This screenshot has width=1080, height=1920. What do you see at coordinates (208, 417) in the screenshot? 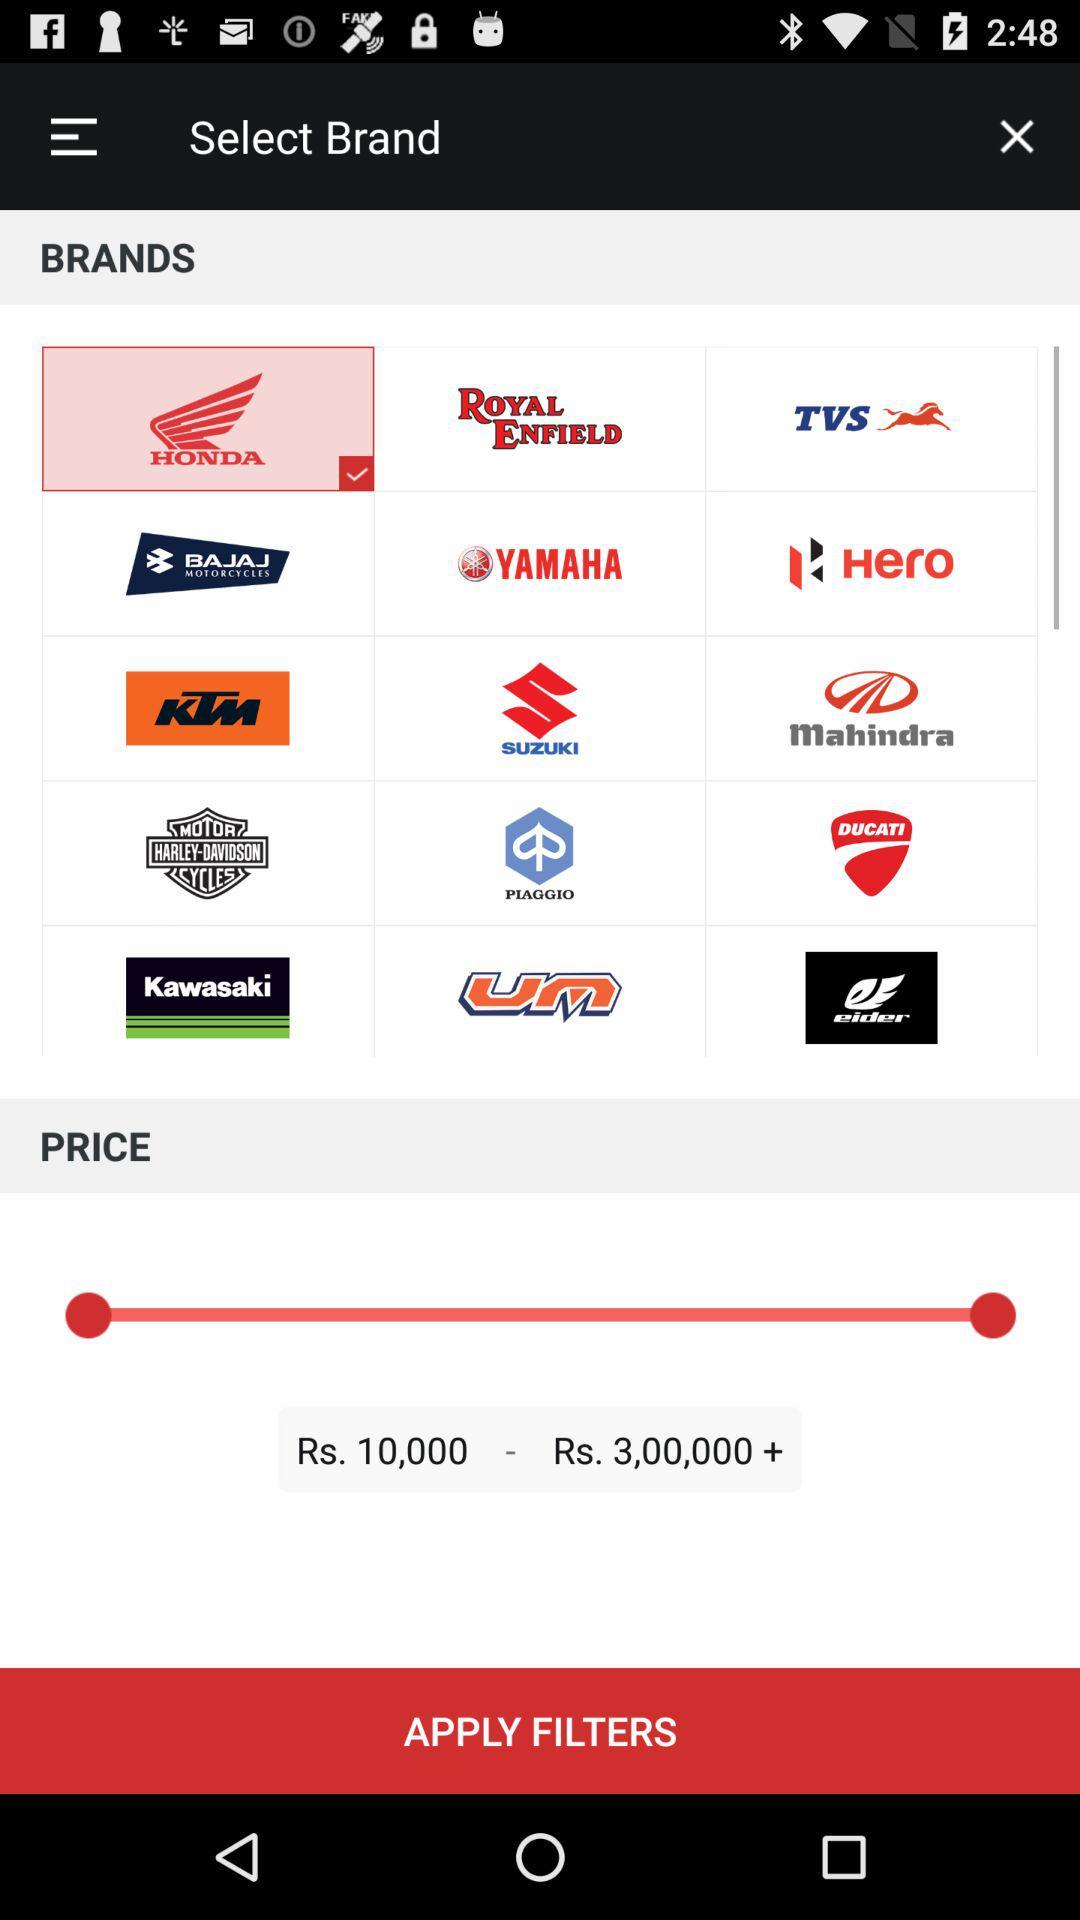
I see `the honda symbol at the top left of the page` at bounding box center [208, 417].